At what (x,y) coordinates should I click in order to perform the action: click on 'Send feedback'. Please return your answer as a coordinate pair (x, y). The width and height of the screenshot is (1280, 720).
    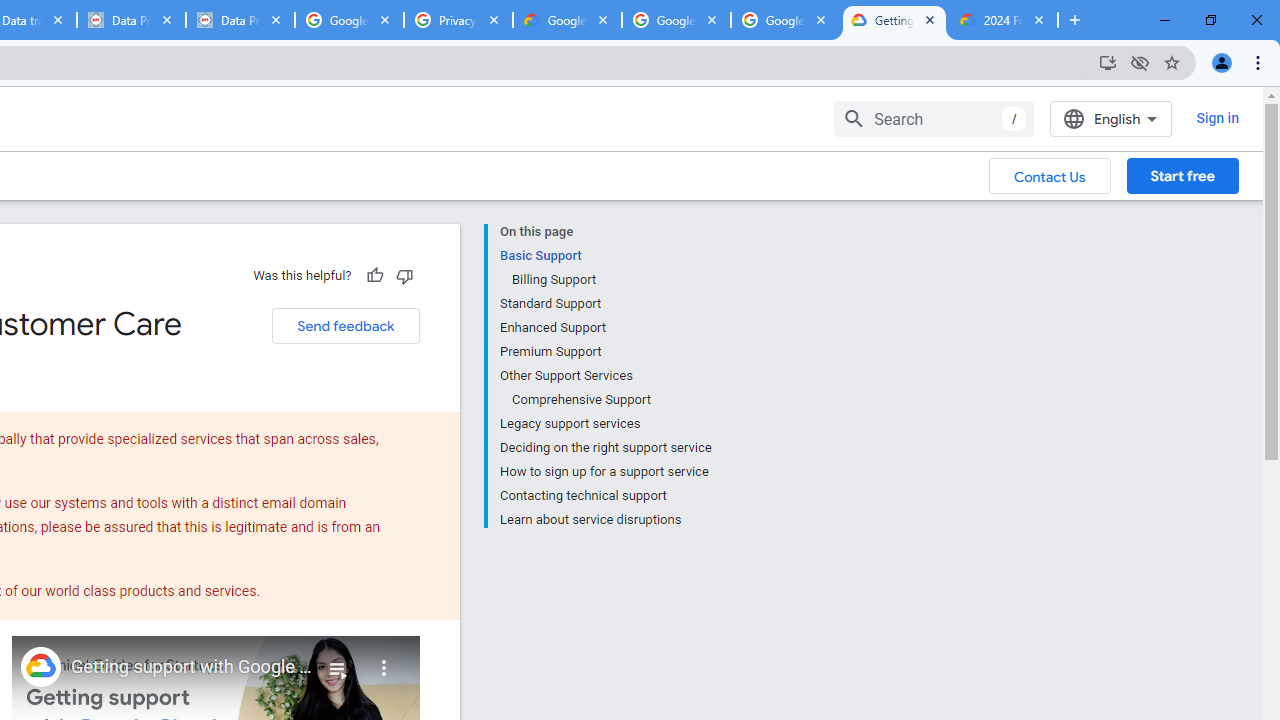
    Looking at the image, I should click on (345, 325).